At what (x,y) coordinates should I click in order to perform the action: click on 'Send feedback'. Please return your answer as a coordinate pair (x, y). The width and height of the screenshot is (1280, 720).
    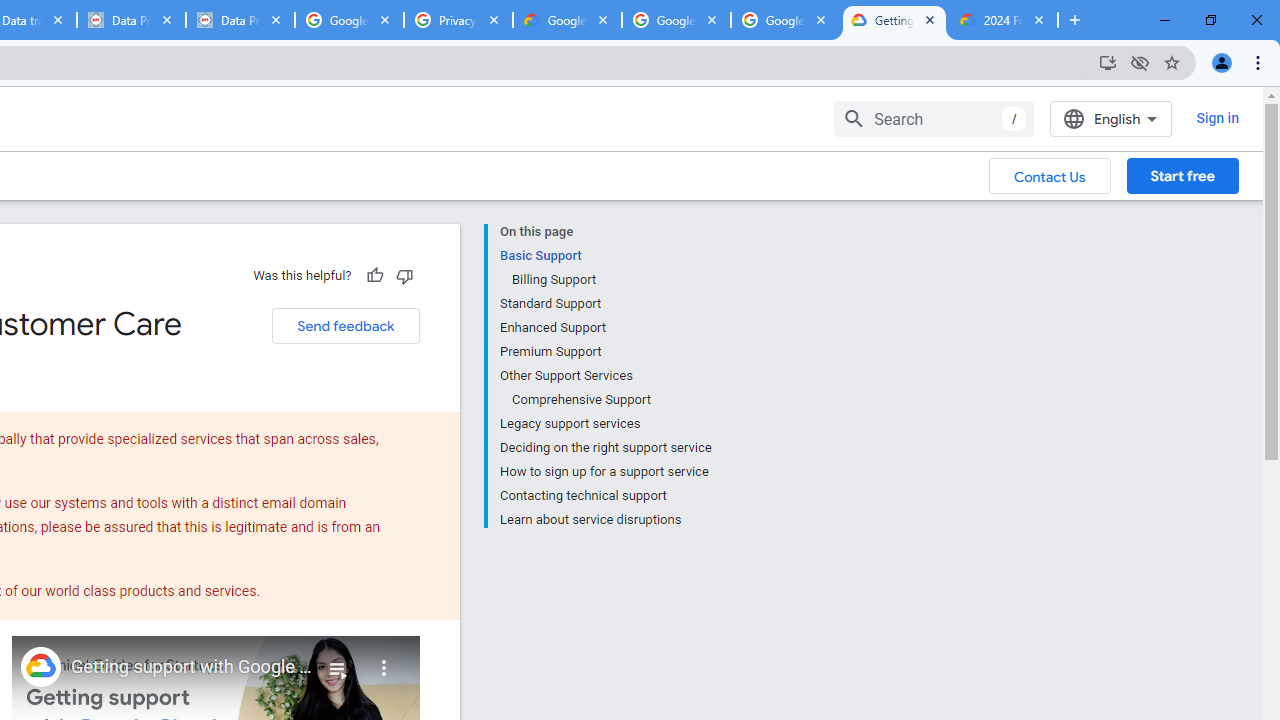
    Looking at the image, I should click on (345, 325).